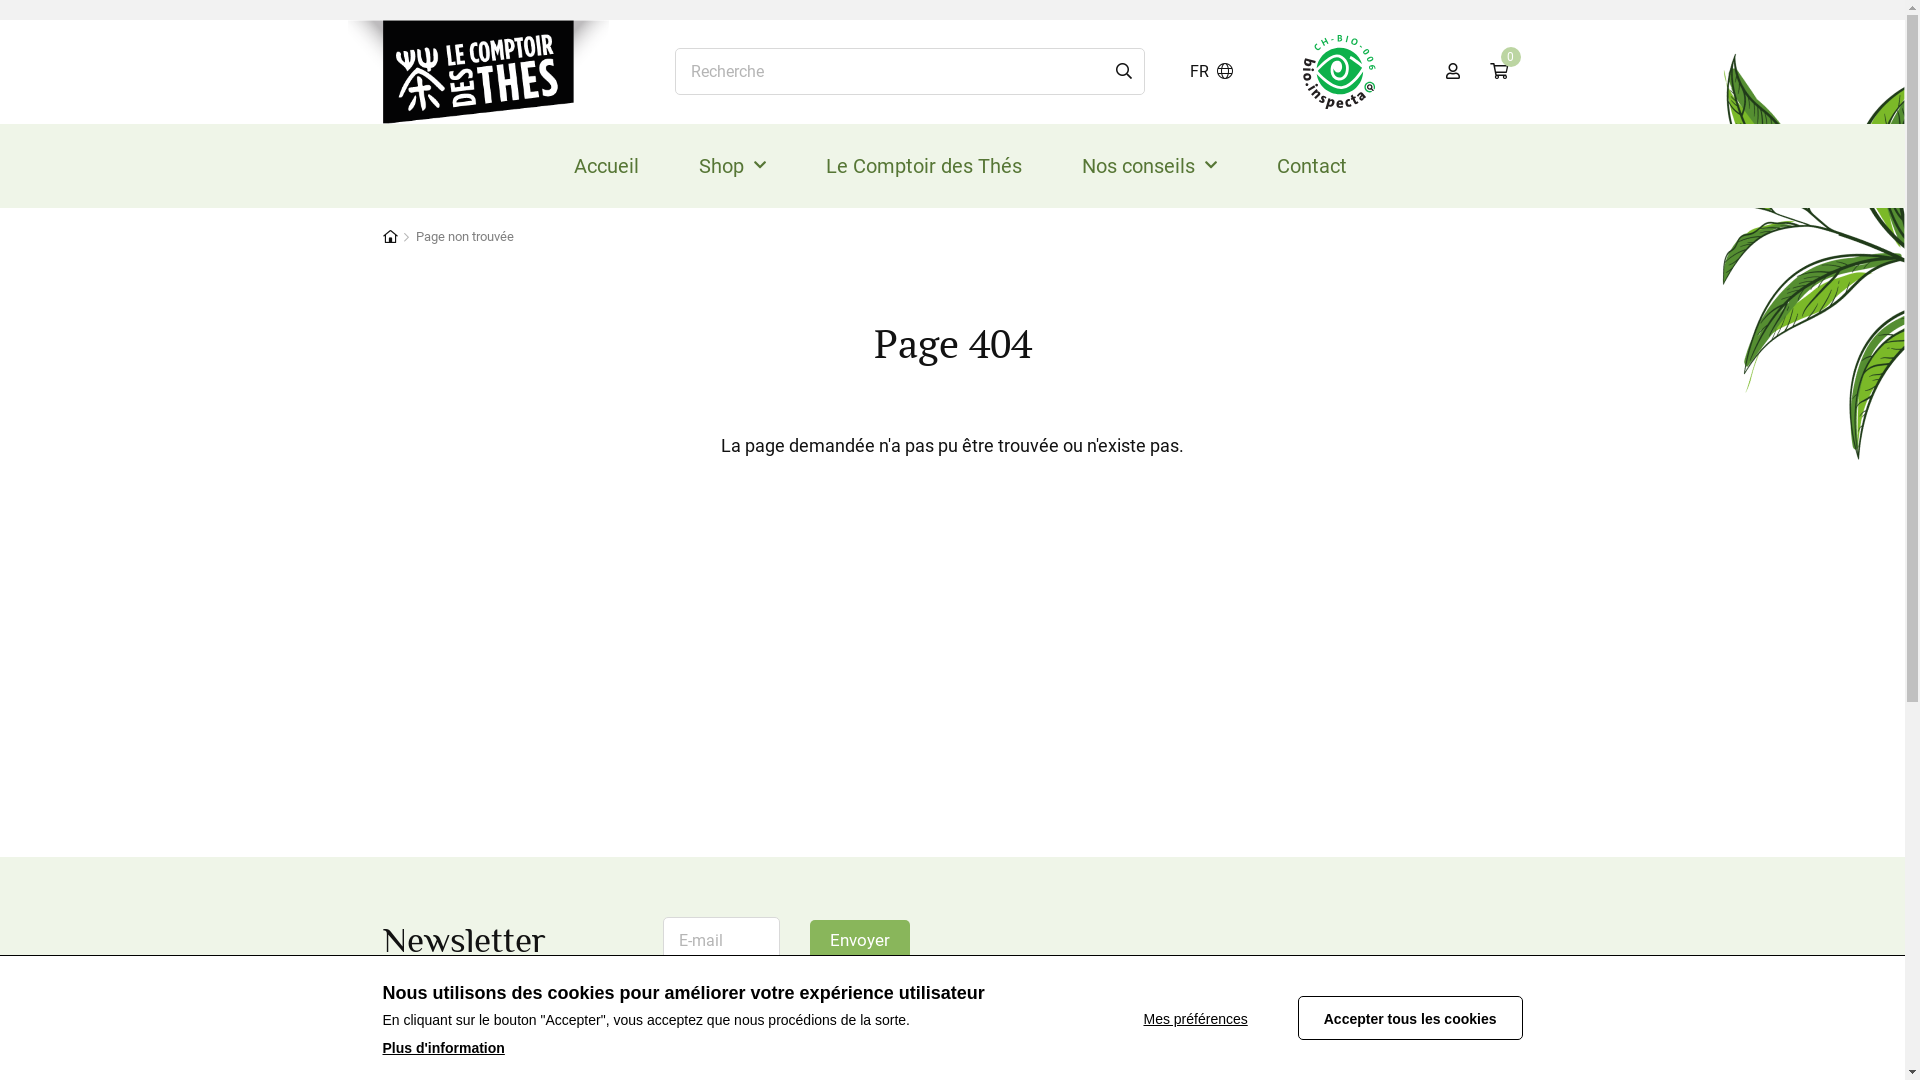 The height and width of the screenshot is (1080, 1920). What do you see at coordinates (1473, 71) in the screenshot?
I see `'0'` at bounding box center [1473, 71].